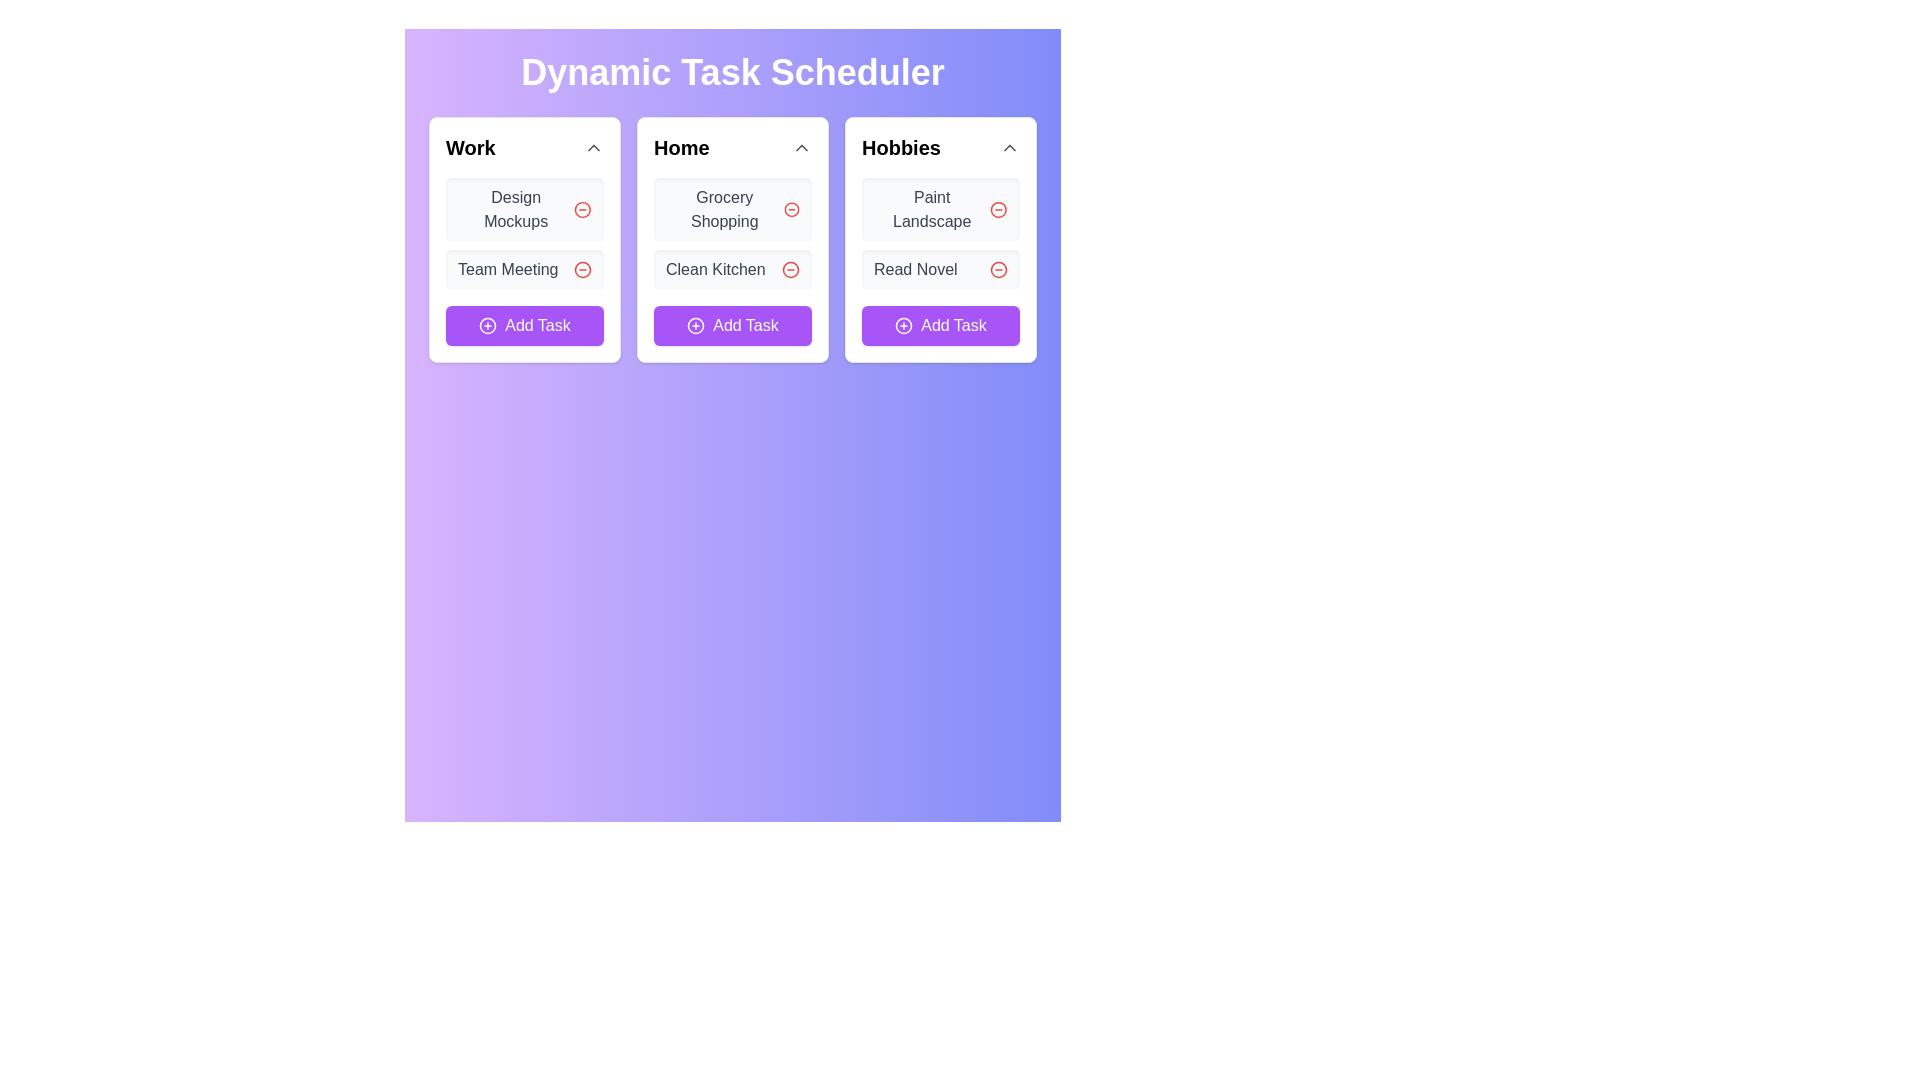 This screenshot has width=1920, height=1080. What do you see at coordinates (508, 270) in the screenshot?
I see `the text label displaying 'Team Meeting', which is styled in gray and located beneath the 'Design Mockups' section in the 'Work' column` at bounding box center [508, 270].